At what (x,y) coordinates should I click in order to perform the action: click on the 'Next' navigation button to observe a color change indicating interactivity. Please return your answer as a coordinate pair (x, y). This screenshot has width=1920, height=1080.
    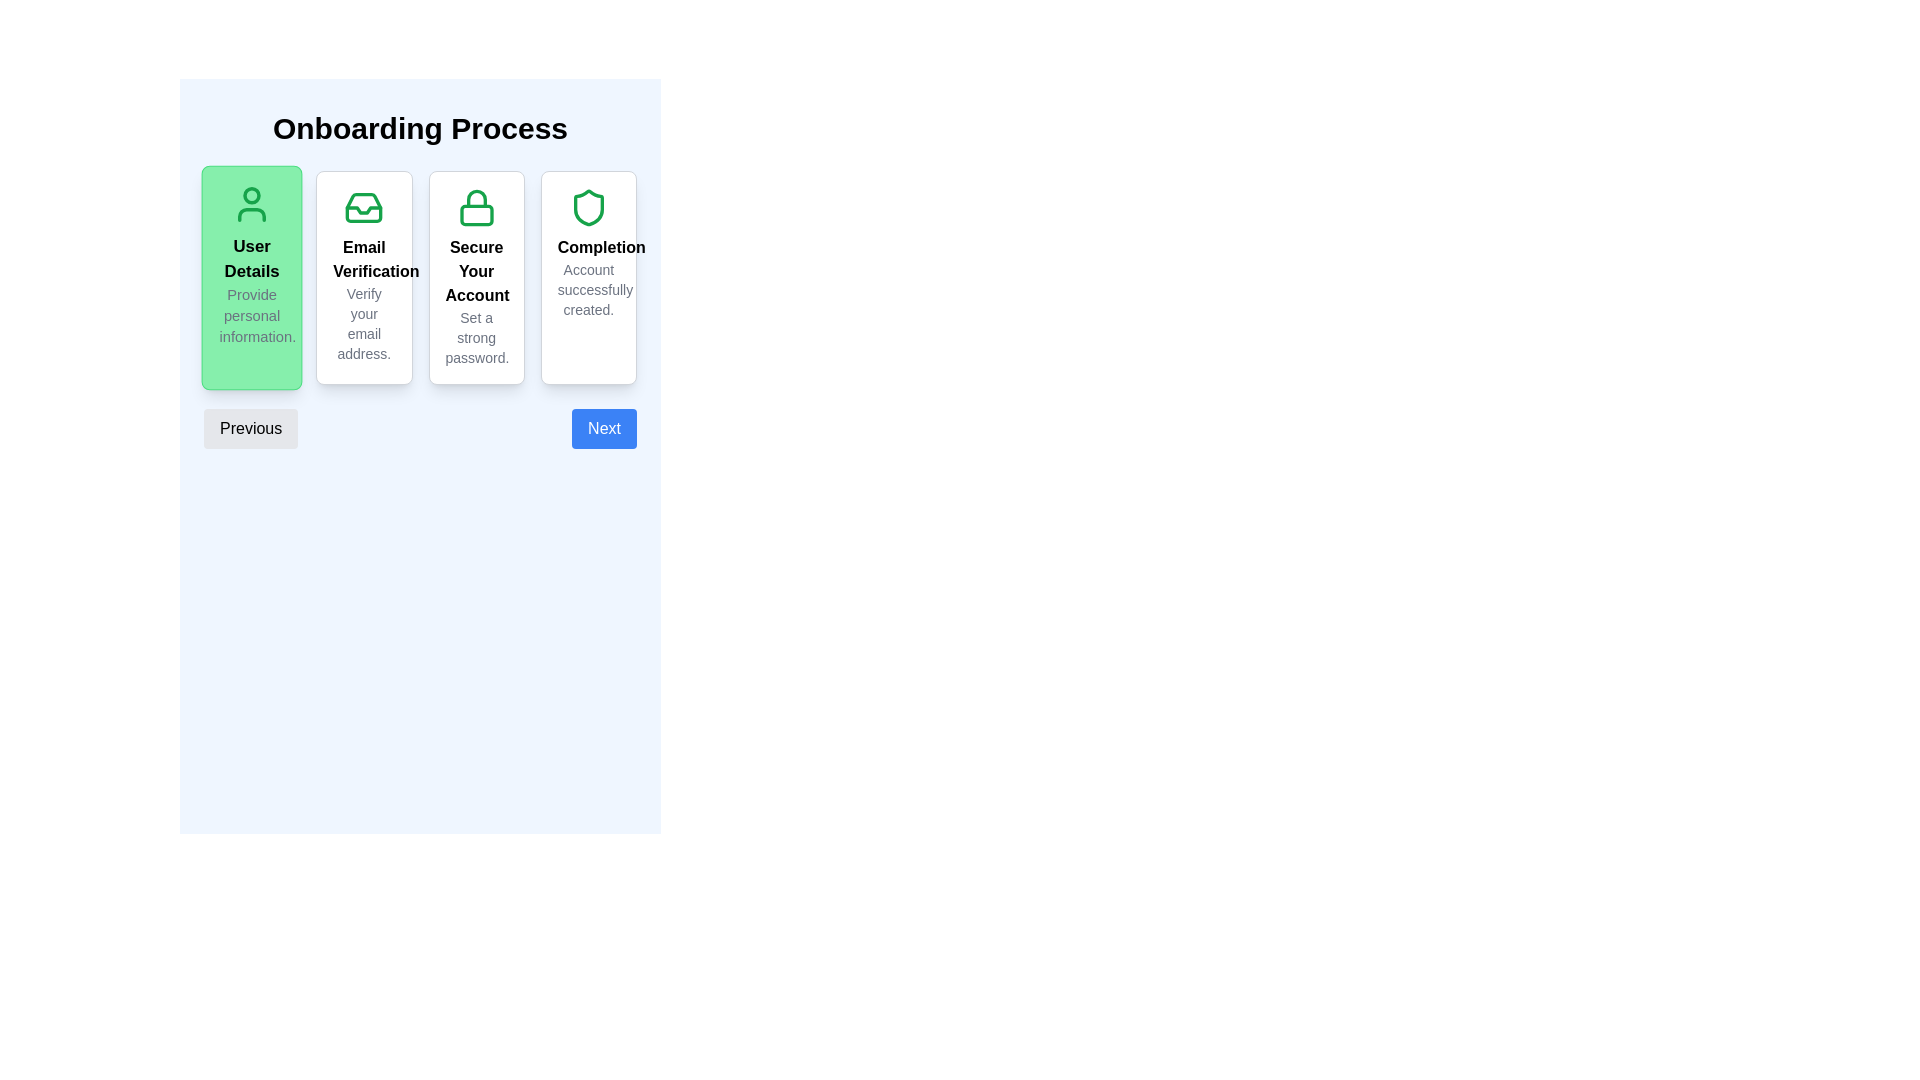
    Looking at the image, I should click on (603, 427).